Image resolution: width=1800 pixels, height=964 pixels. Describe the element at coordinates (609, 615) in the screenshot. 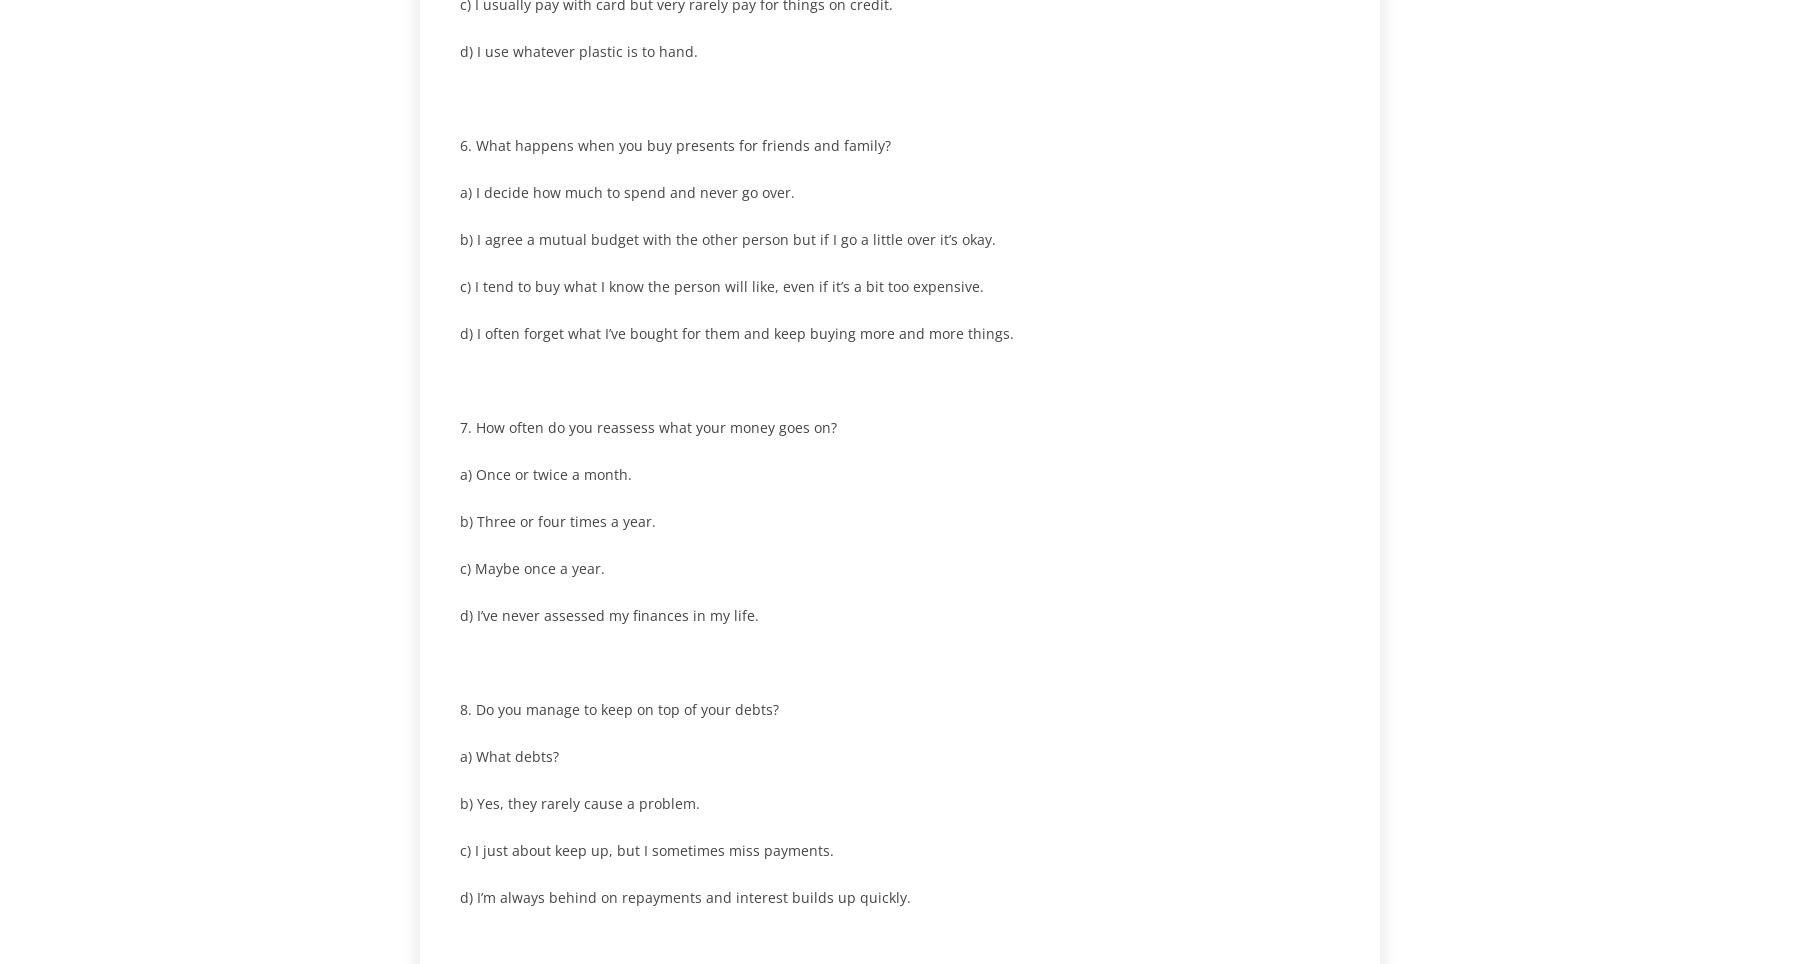

I see `'d) I’ve never assessed my finances in my life.'` at that location.